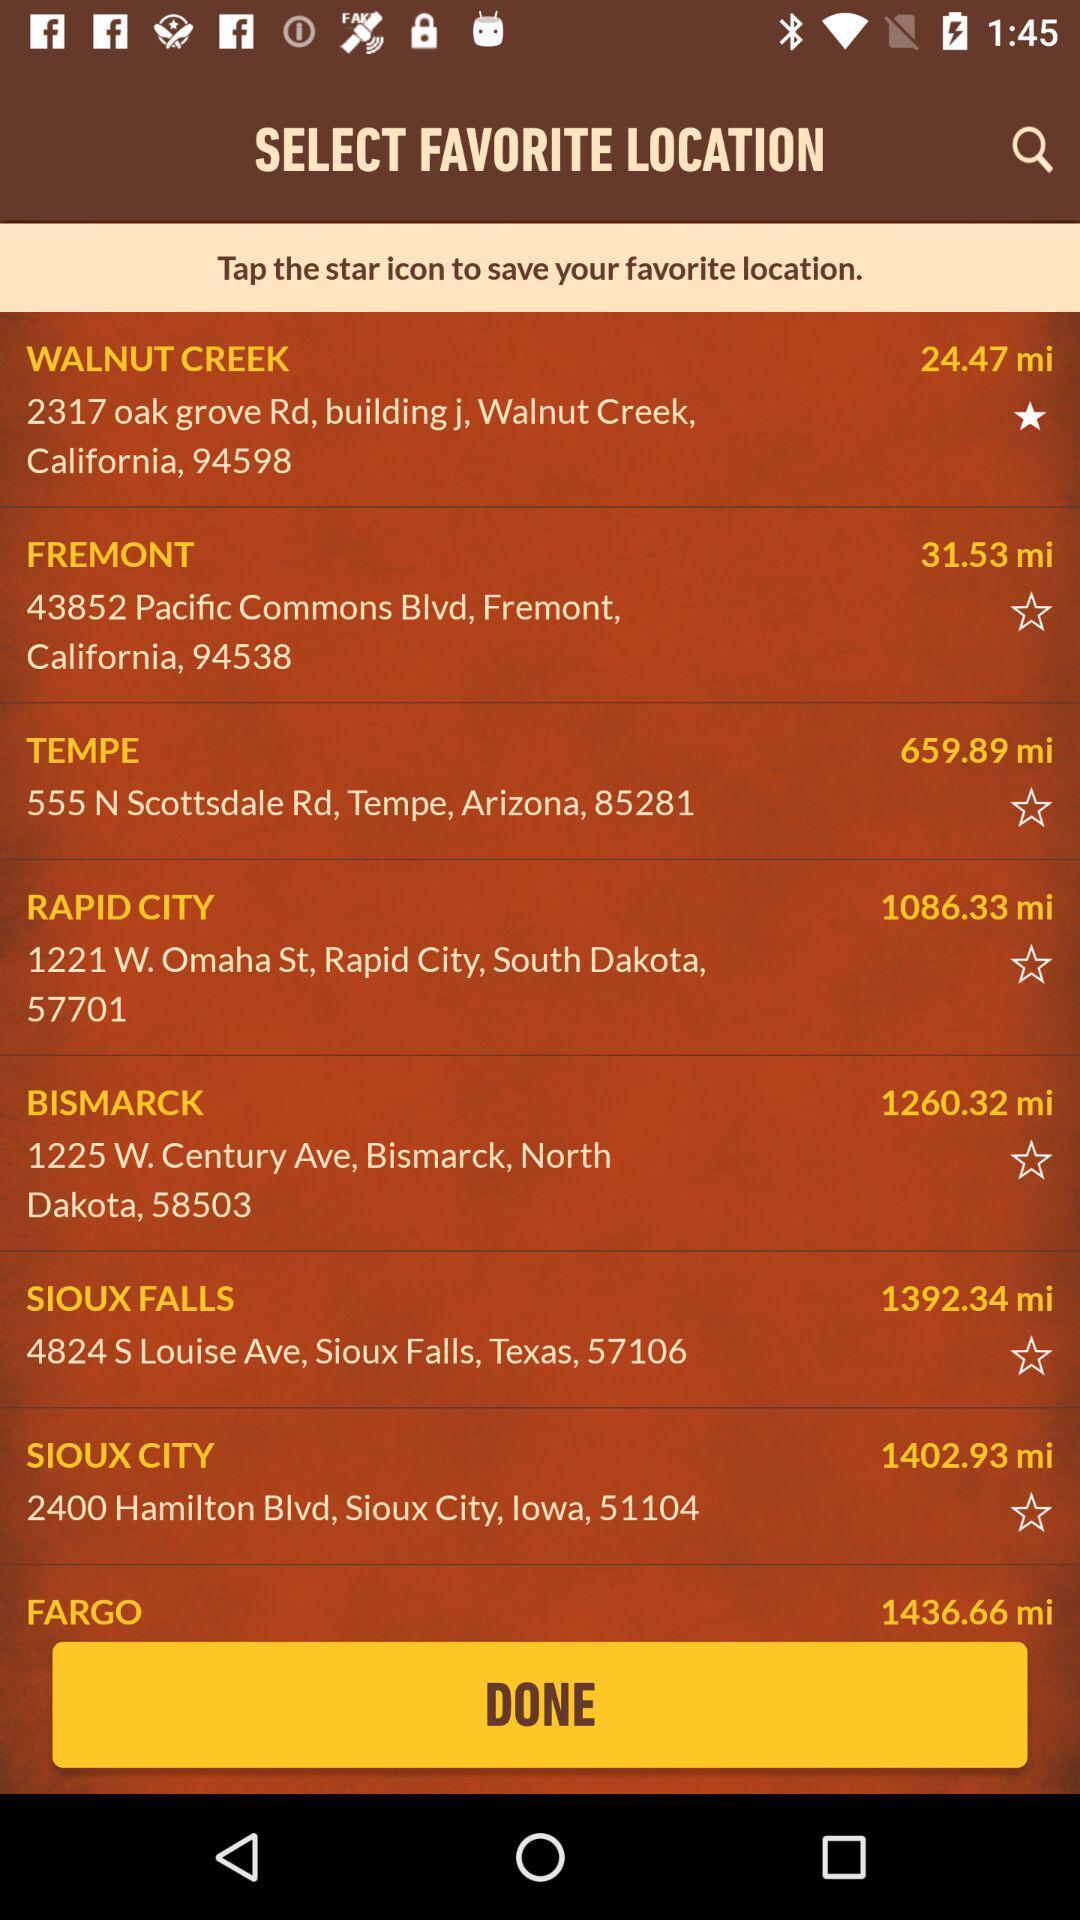 The width and height of the screenshot is (1080, 1920). What do you see at coordinates (376, 802) in the screenshot?
I see `the 555 n scottsdale item` at bounding box center [376, 802].